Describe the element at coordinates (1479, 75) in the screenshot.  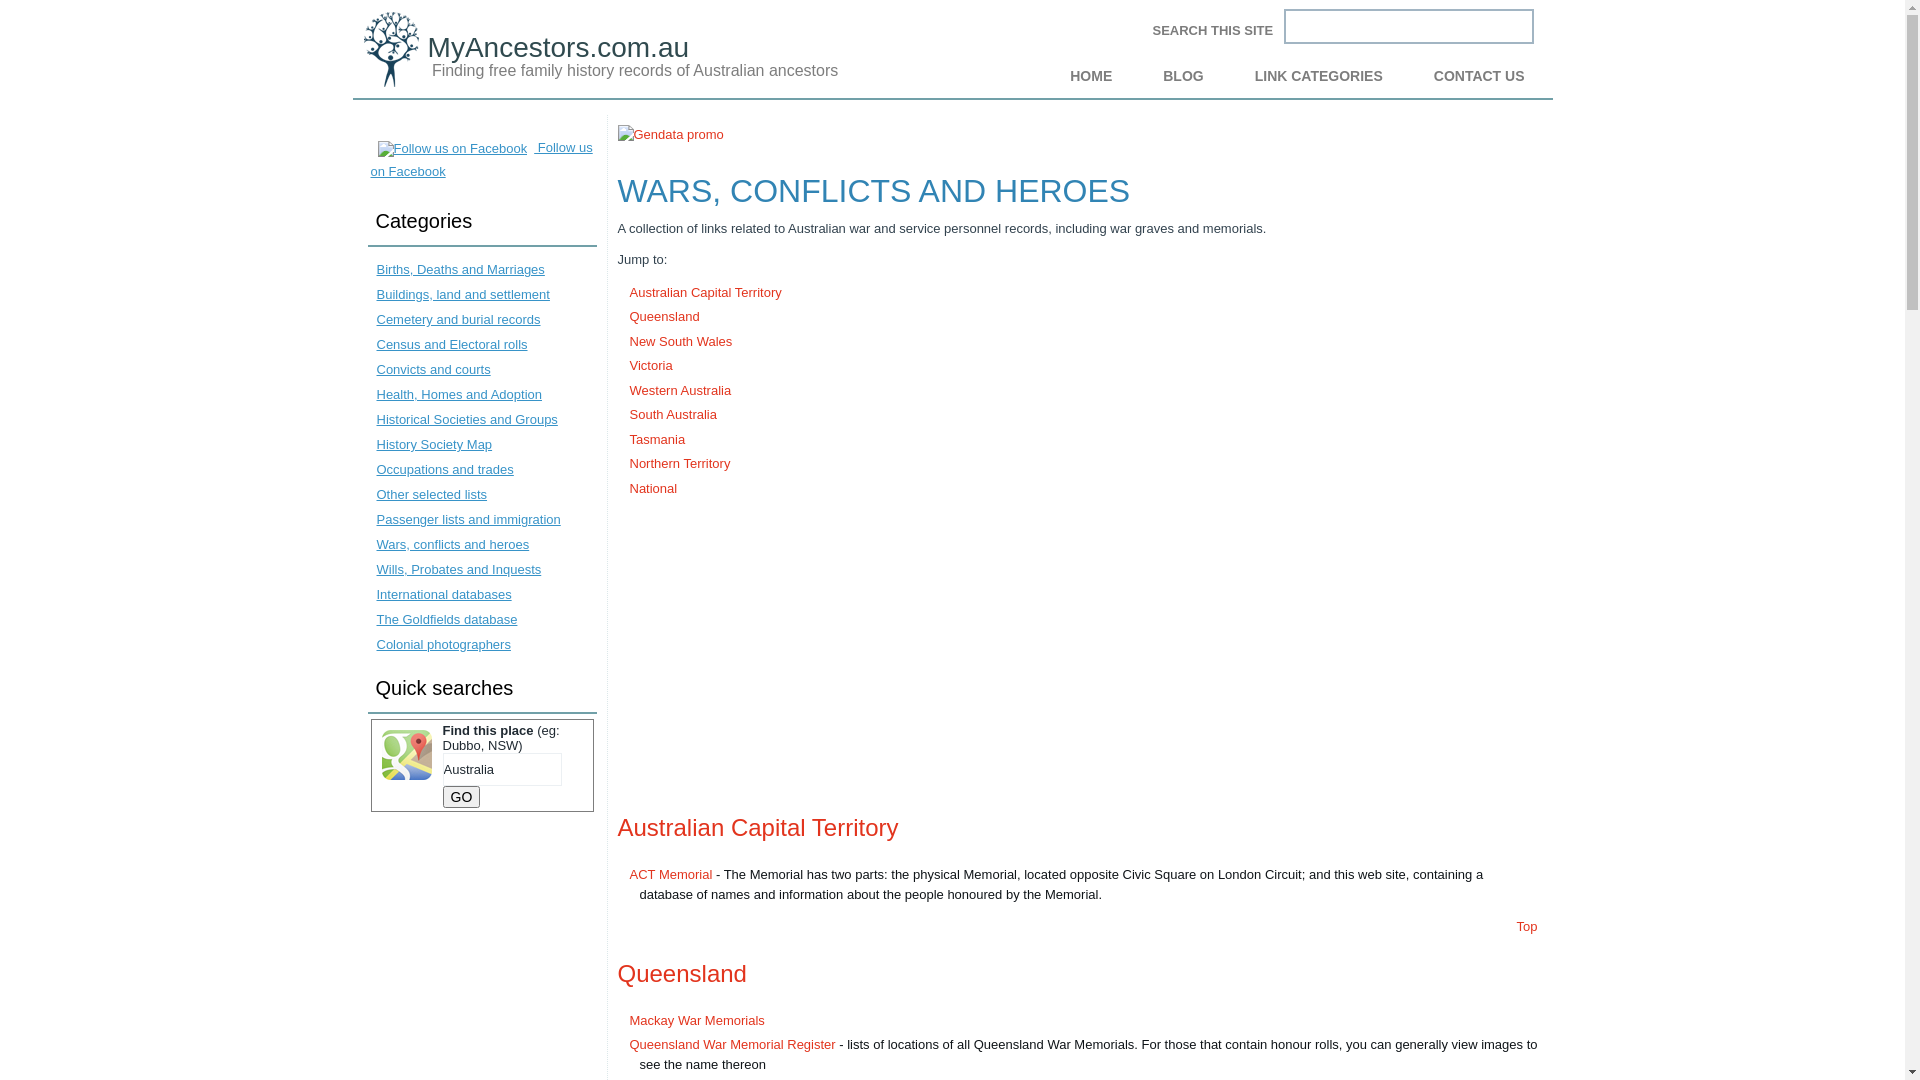
I see `'CONTACT US'` at that location.